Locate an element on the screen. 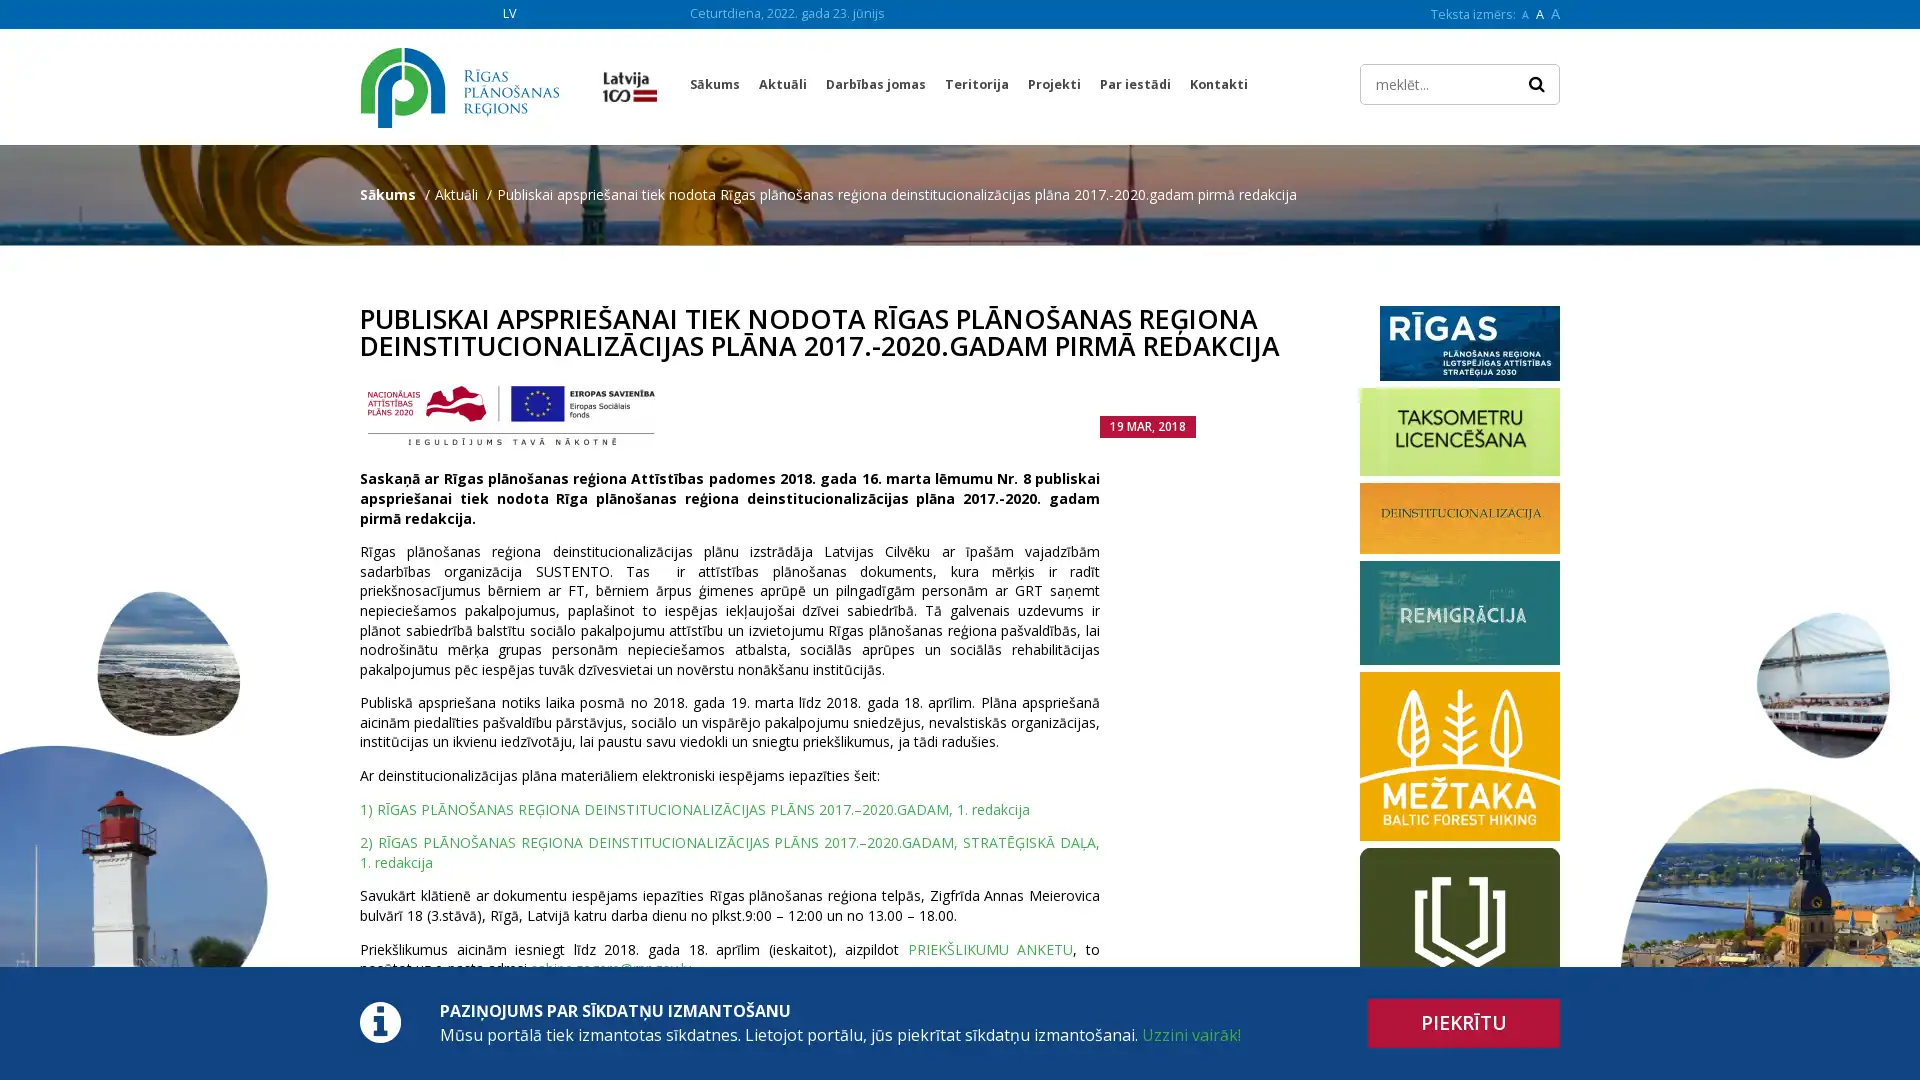  PIEKRITU is located at coordinates (1464, 1023).